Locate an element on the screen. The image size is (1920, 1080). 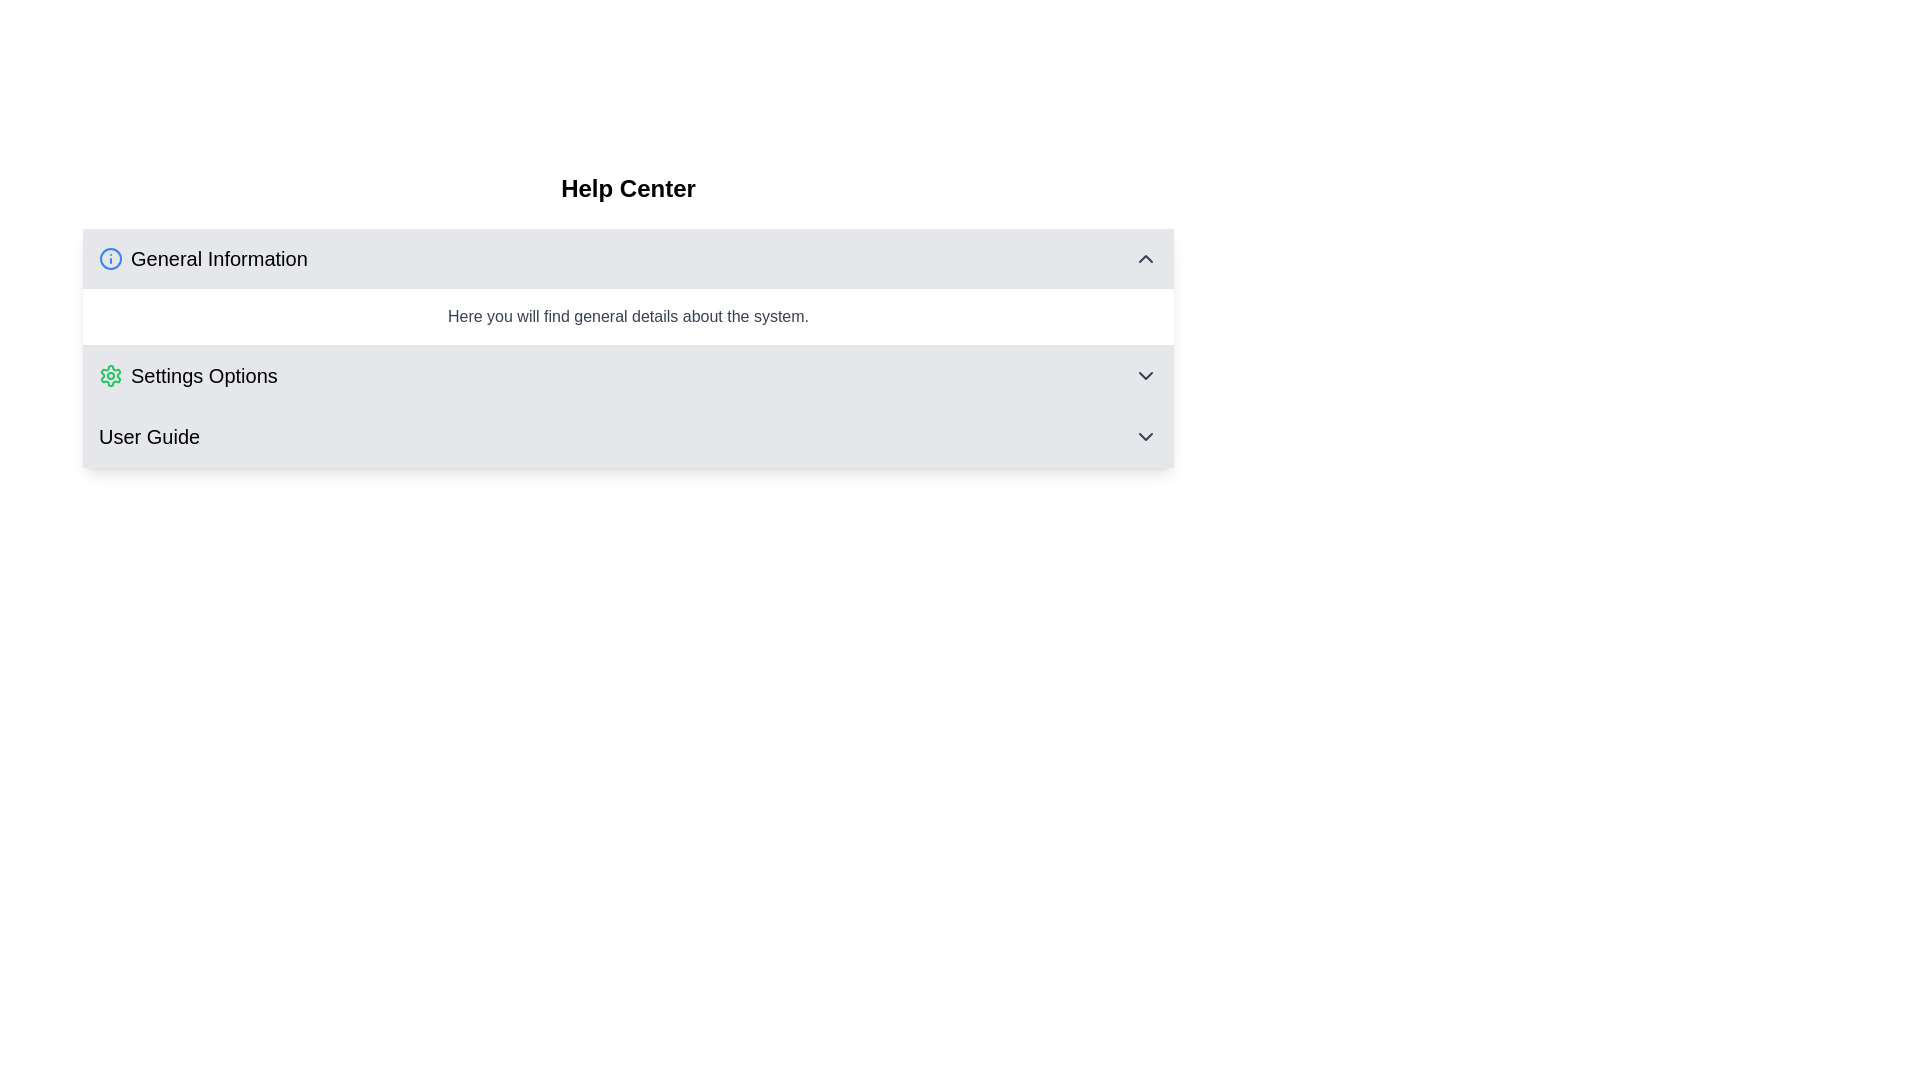
the green outlined gear icon representing settings, located to the left of the 'Settings Options' text is located at coordinates (109, 375).